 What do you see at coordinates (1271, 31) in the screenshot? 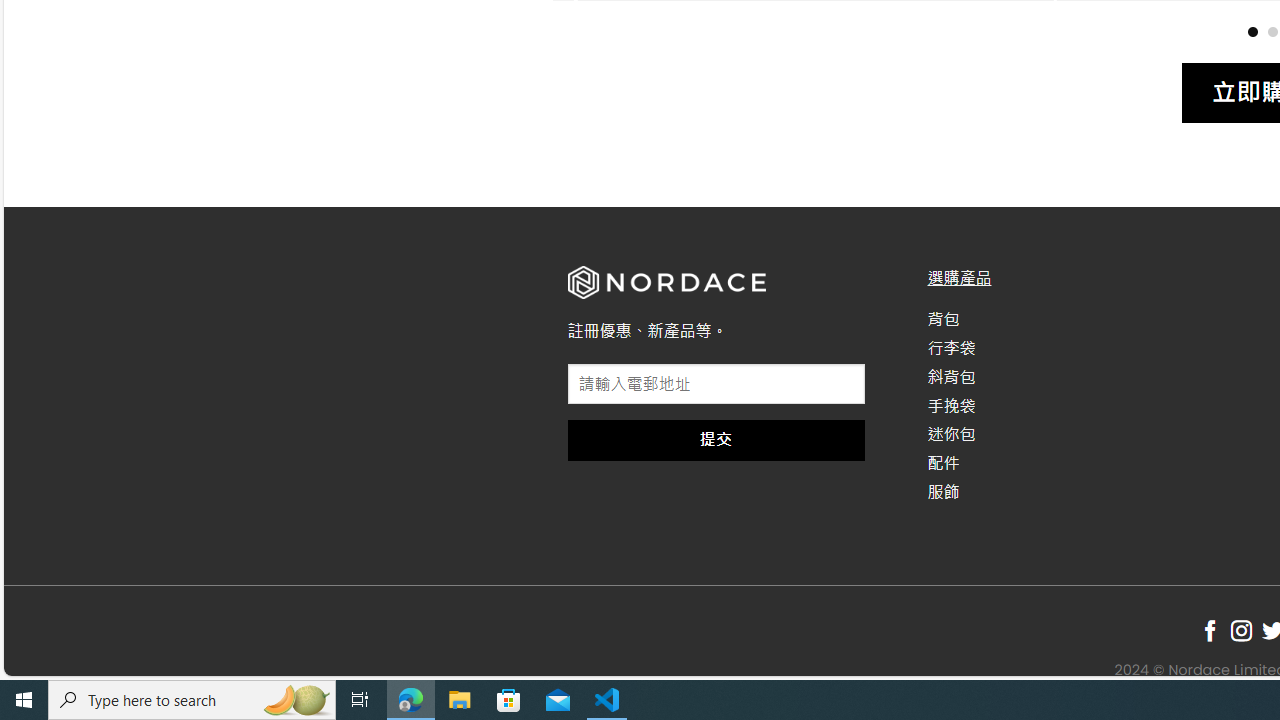
I see `'Page dot 2'` at bounding box center [1271, 31].